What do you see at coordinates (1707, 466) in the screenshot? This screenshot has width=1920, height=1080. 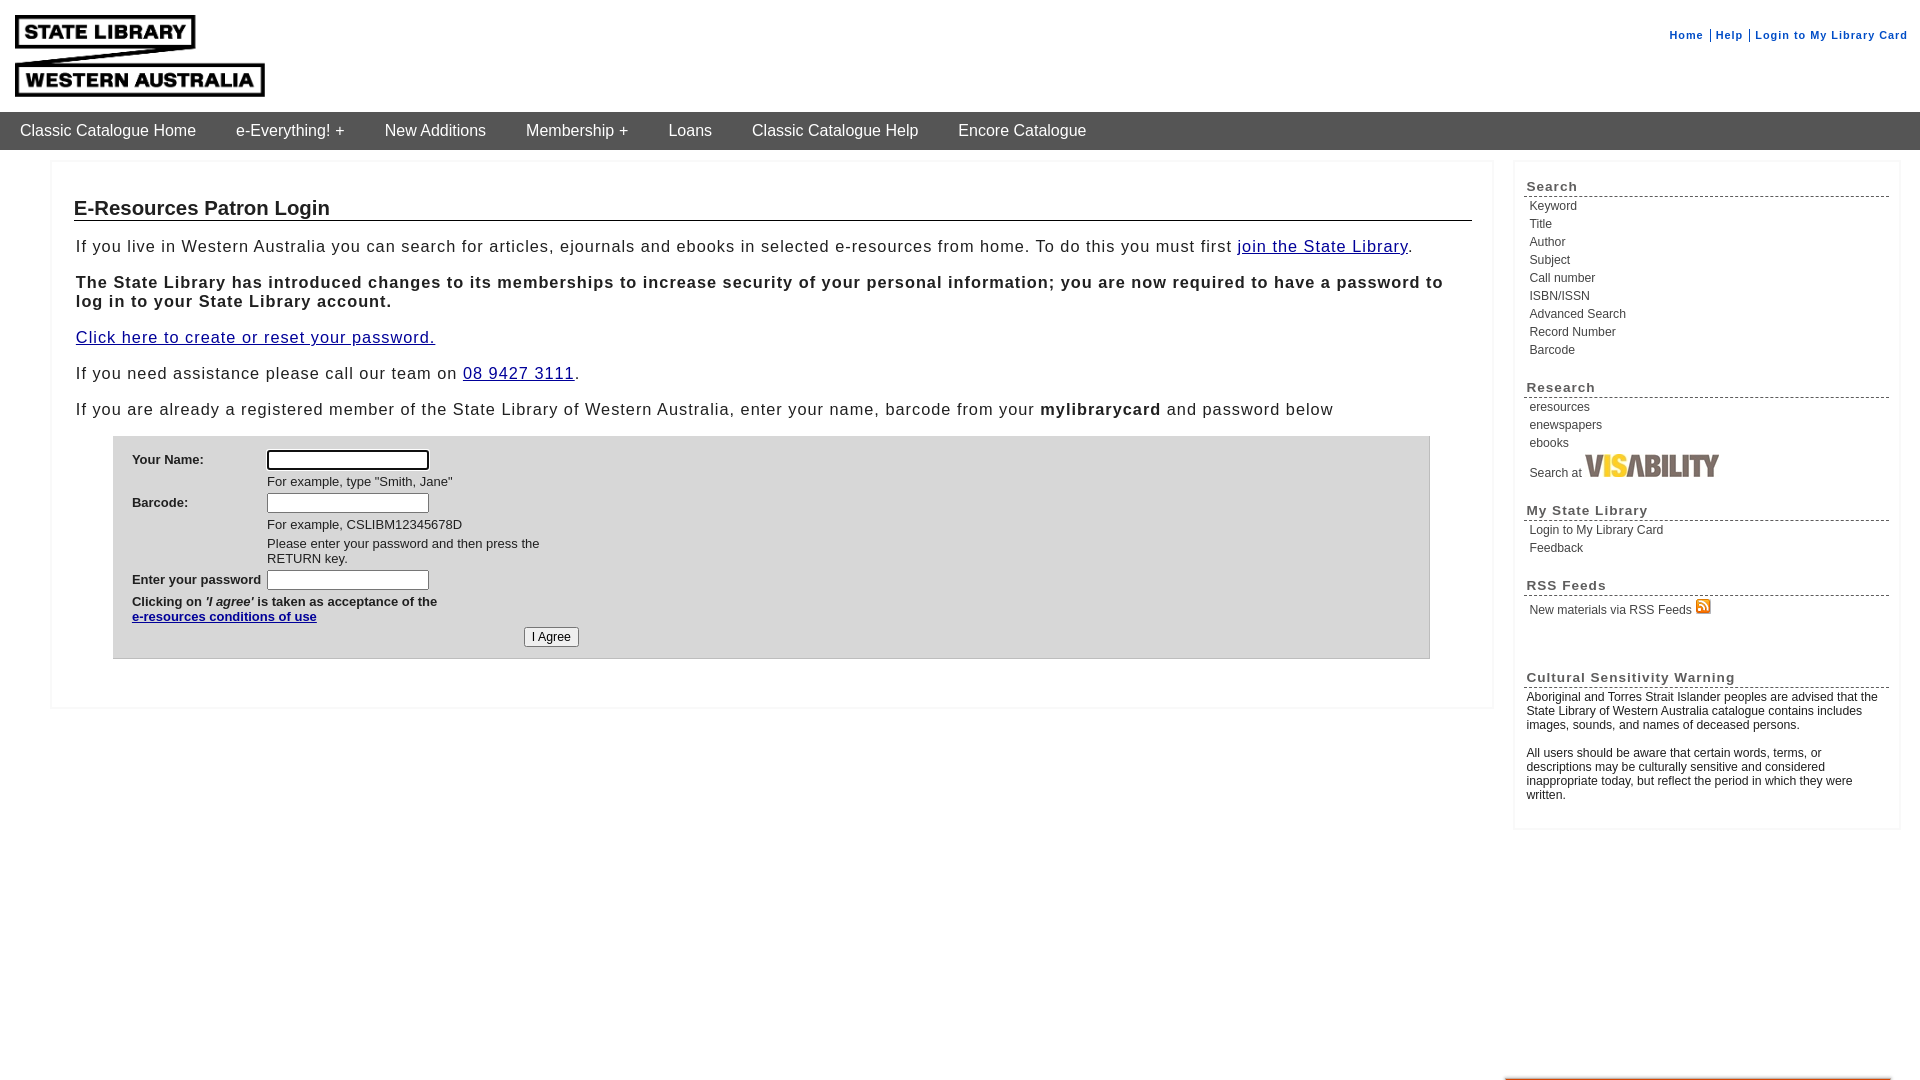 I see `'Search at'` at bounding box center [1707, 466].